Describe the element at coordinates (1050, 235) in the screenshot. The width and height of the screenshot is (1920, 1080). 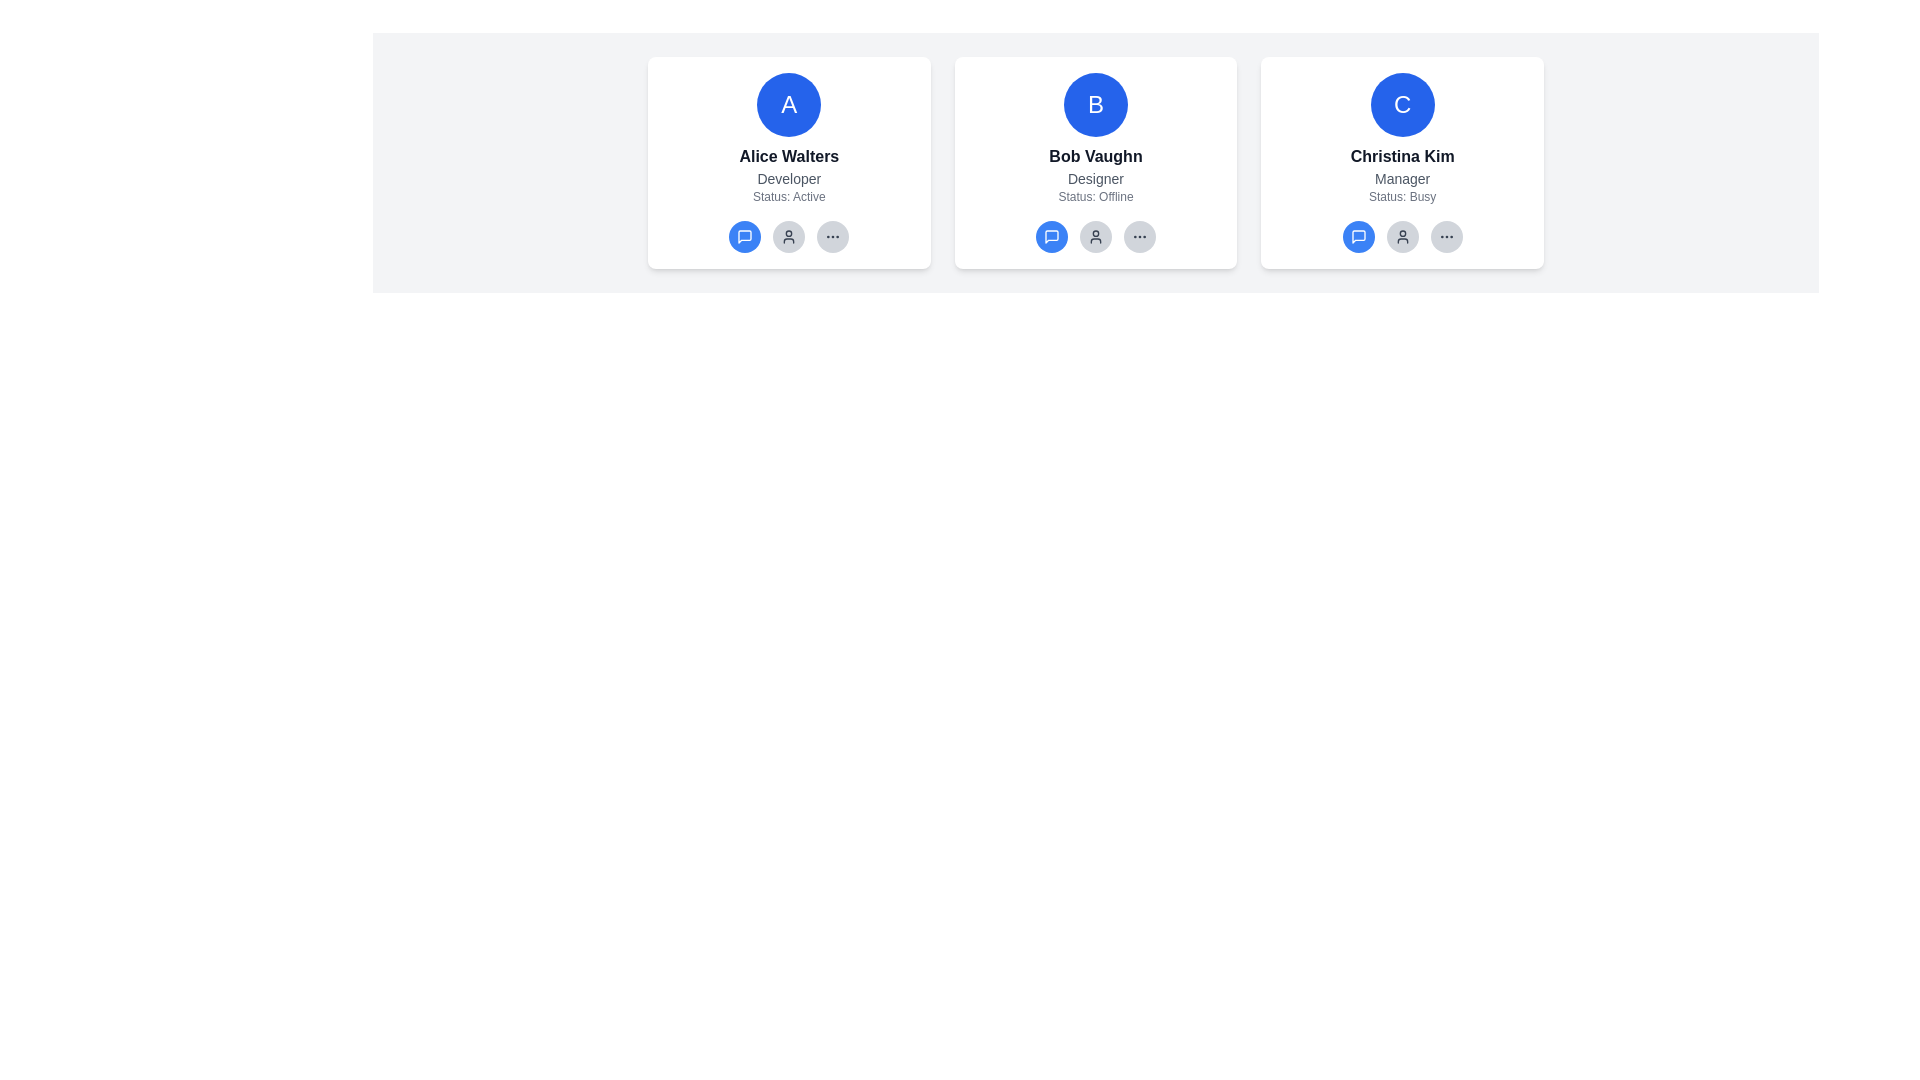
I see `the messaging icon located at the bottom-left corner of the card for 'Bob Vaughn', the Designer` at that location.